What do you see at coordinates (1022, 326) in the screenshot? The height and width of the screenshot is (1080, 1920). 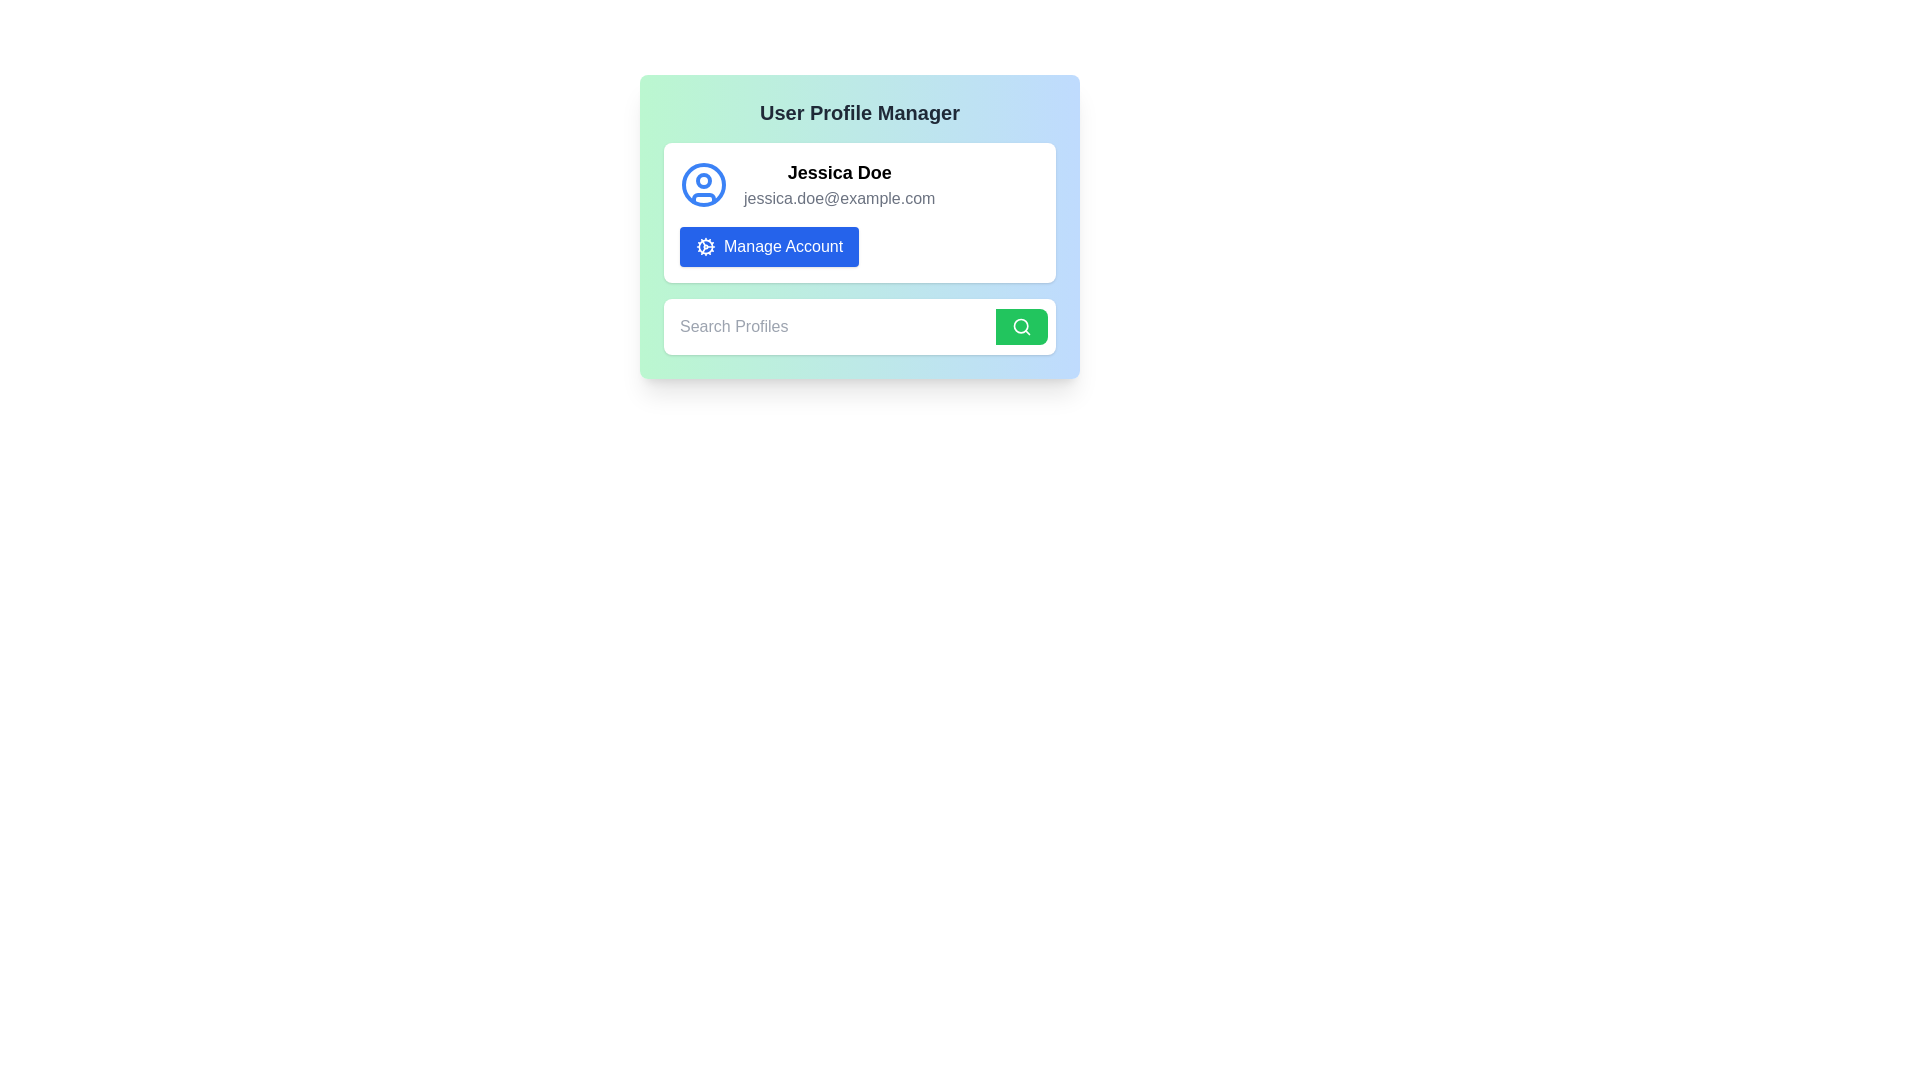 I see `the search button located to the right of the 'Search Profiles' input field to observe its hover effect` at bounding box center [1022, 326].